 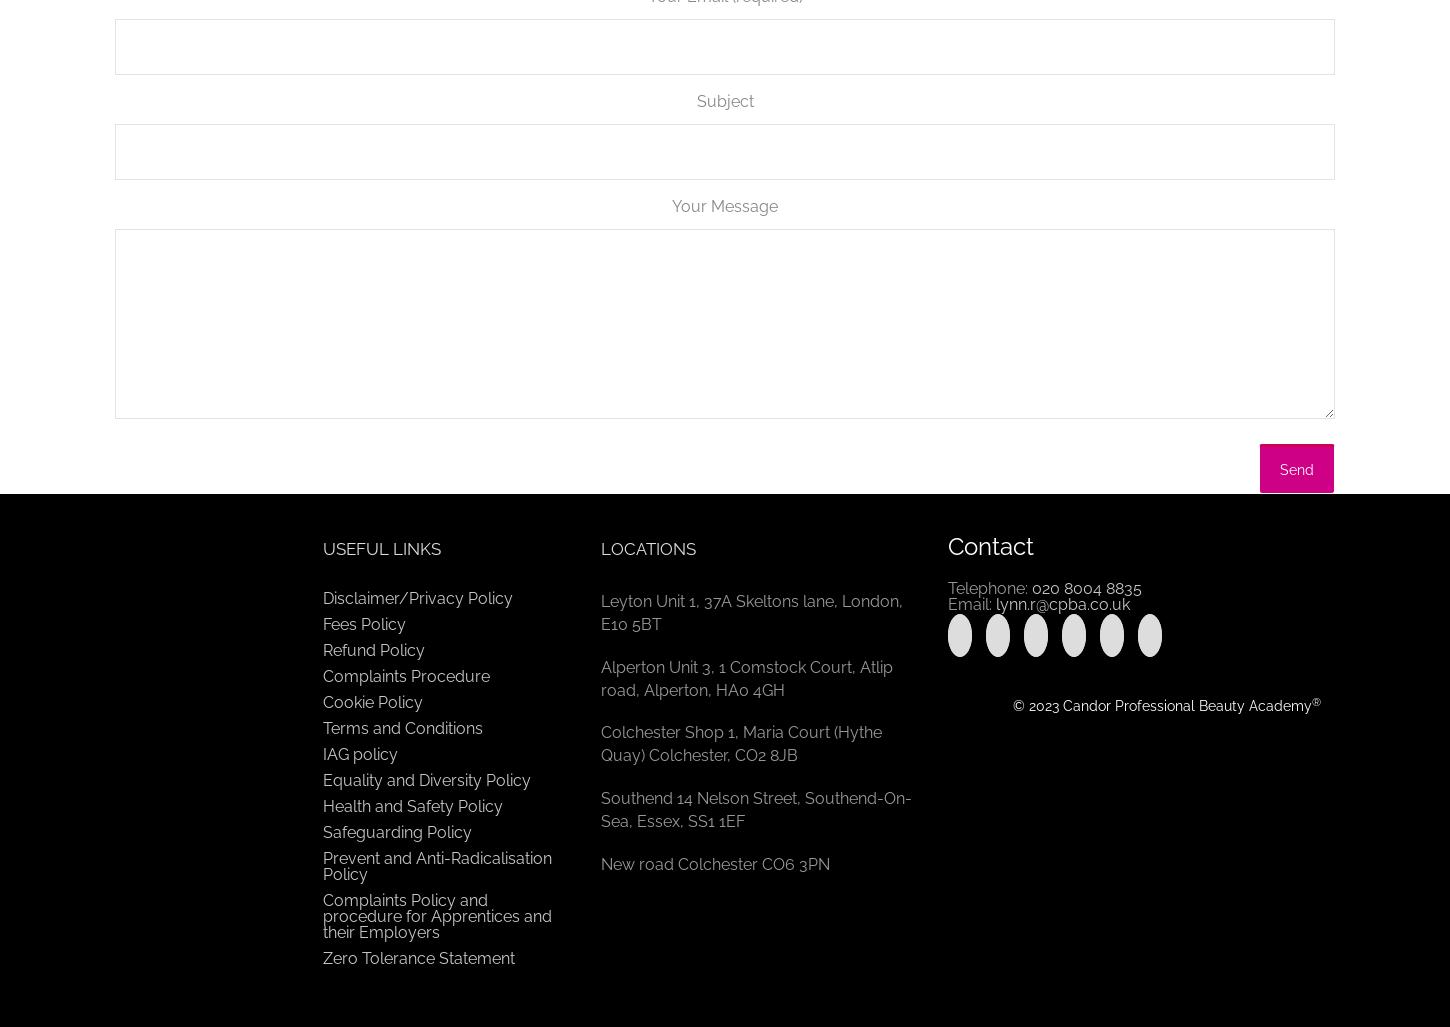 What do you see at coordinates (411, 806) in the screenshot?
I see `'Health and Safety Policy'` at bounding box center [411, 806].